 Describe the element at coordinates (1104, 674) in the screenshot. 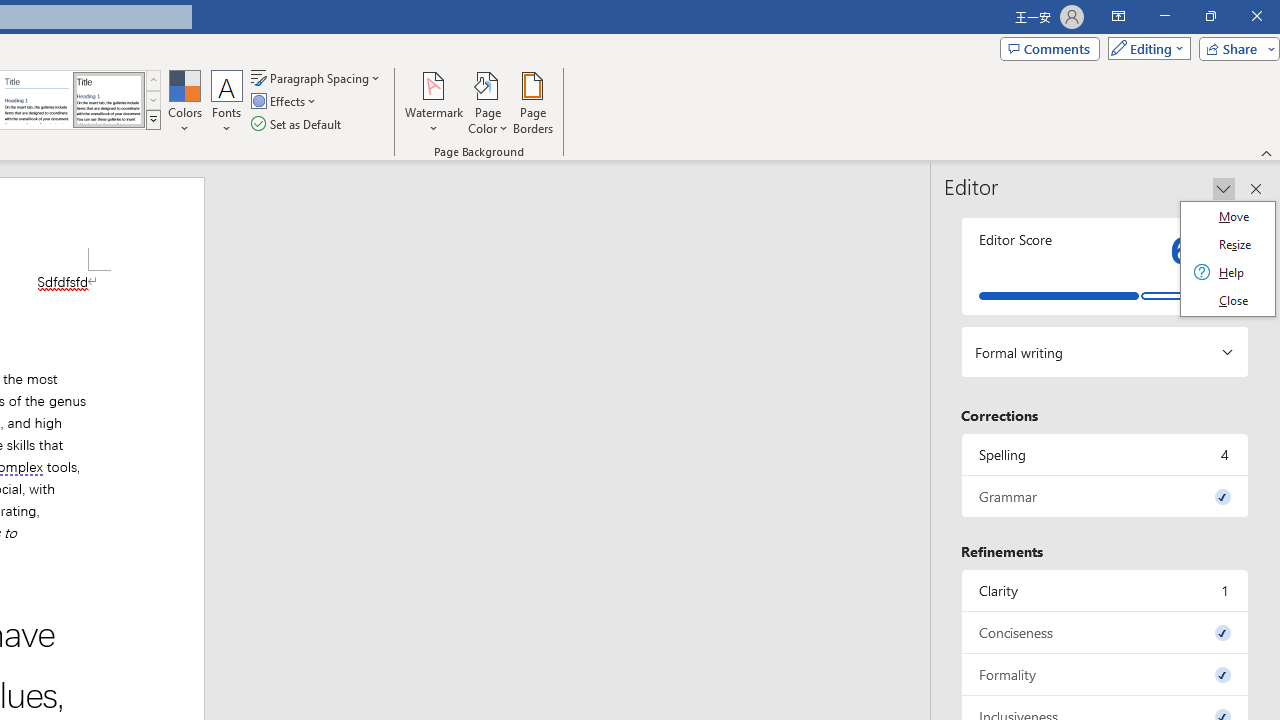

I see `'Formality, 0 issues. Press space or enter to review items.'` at that location.